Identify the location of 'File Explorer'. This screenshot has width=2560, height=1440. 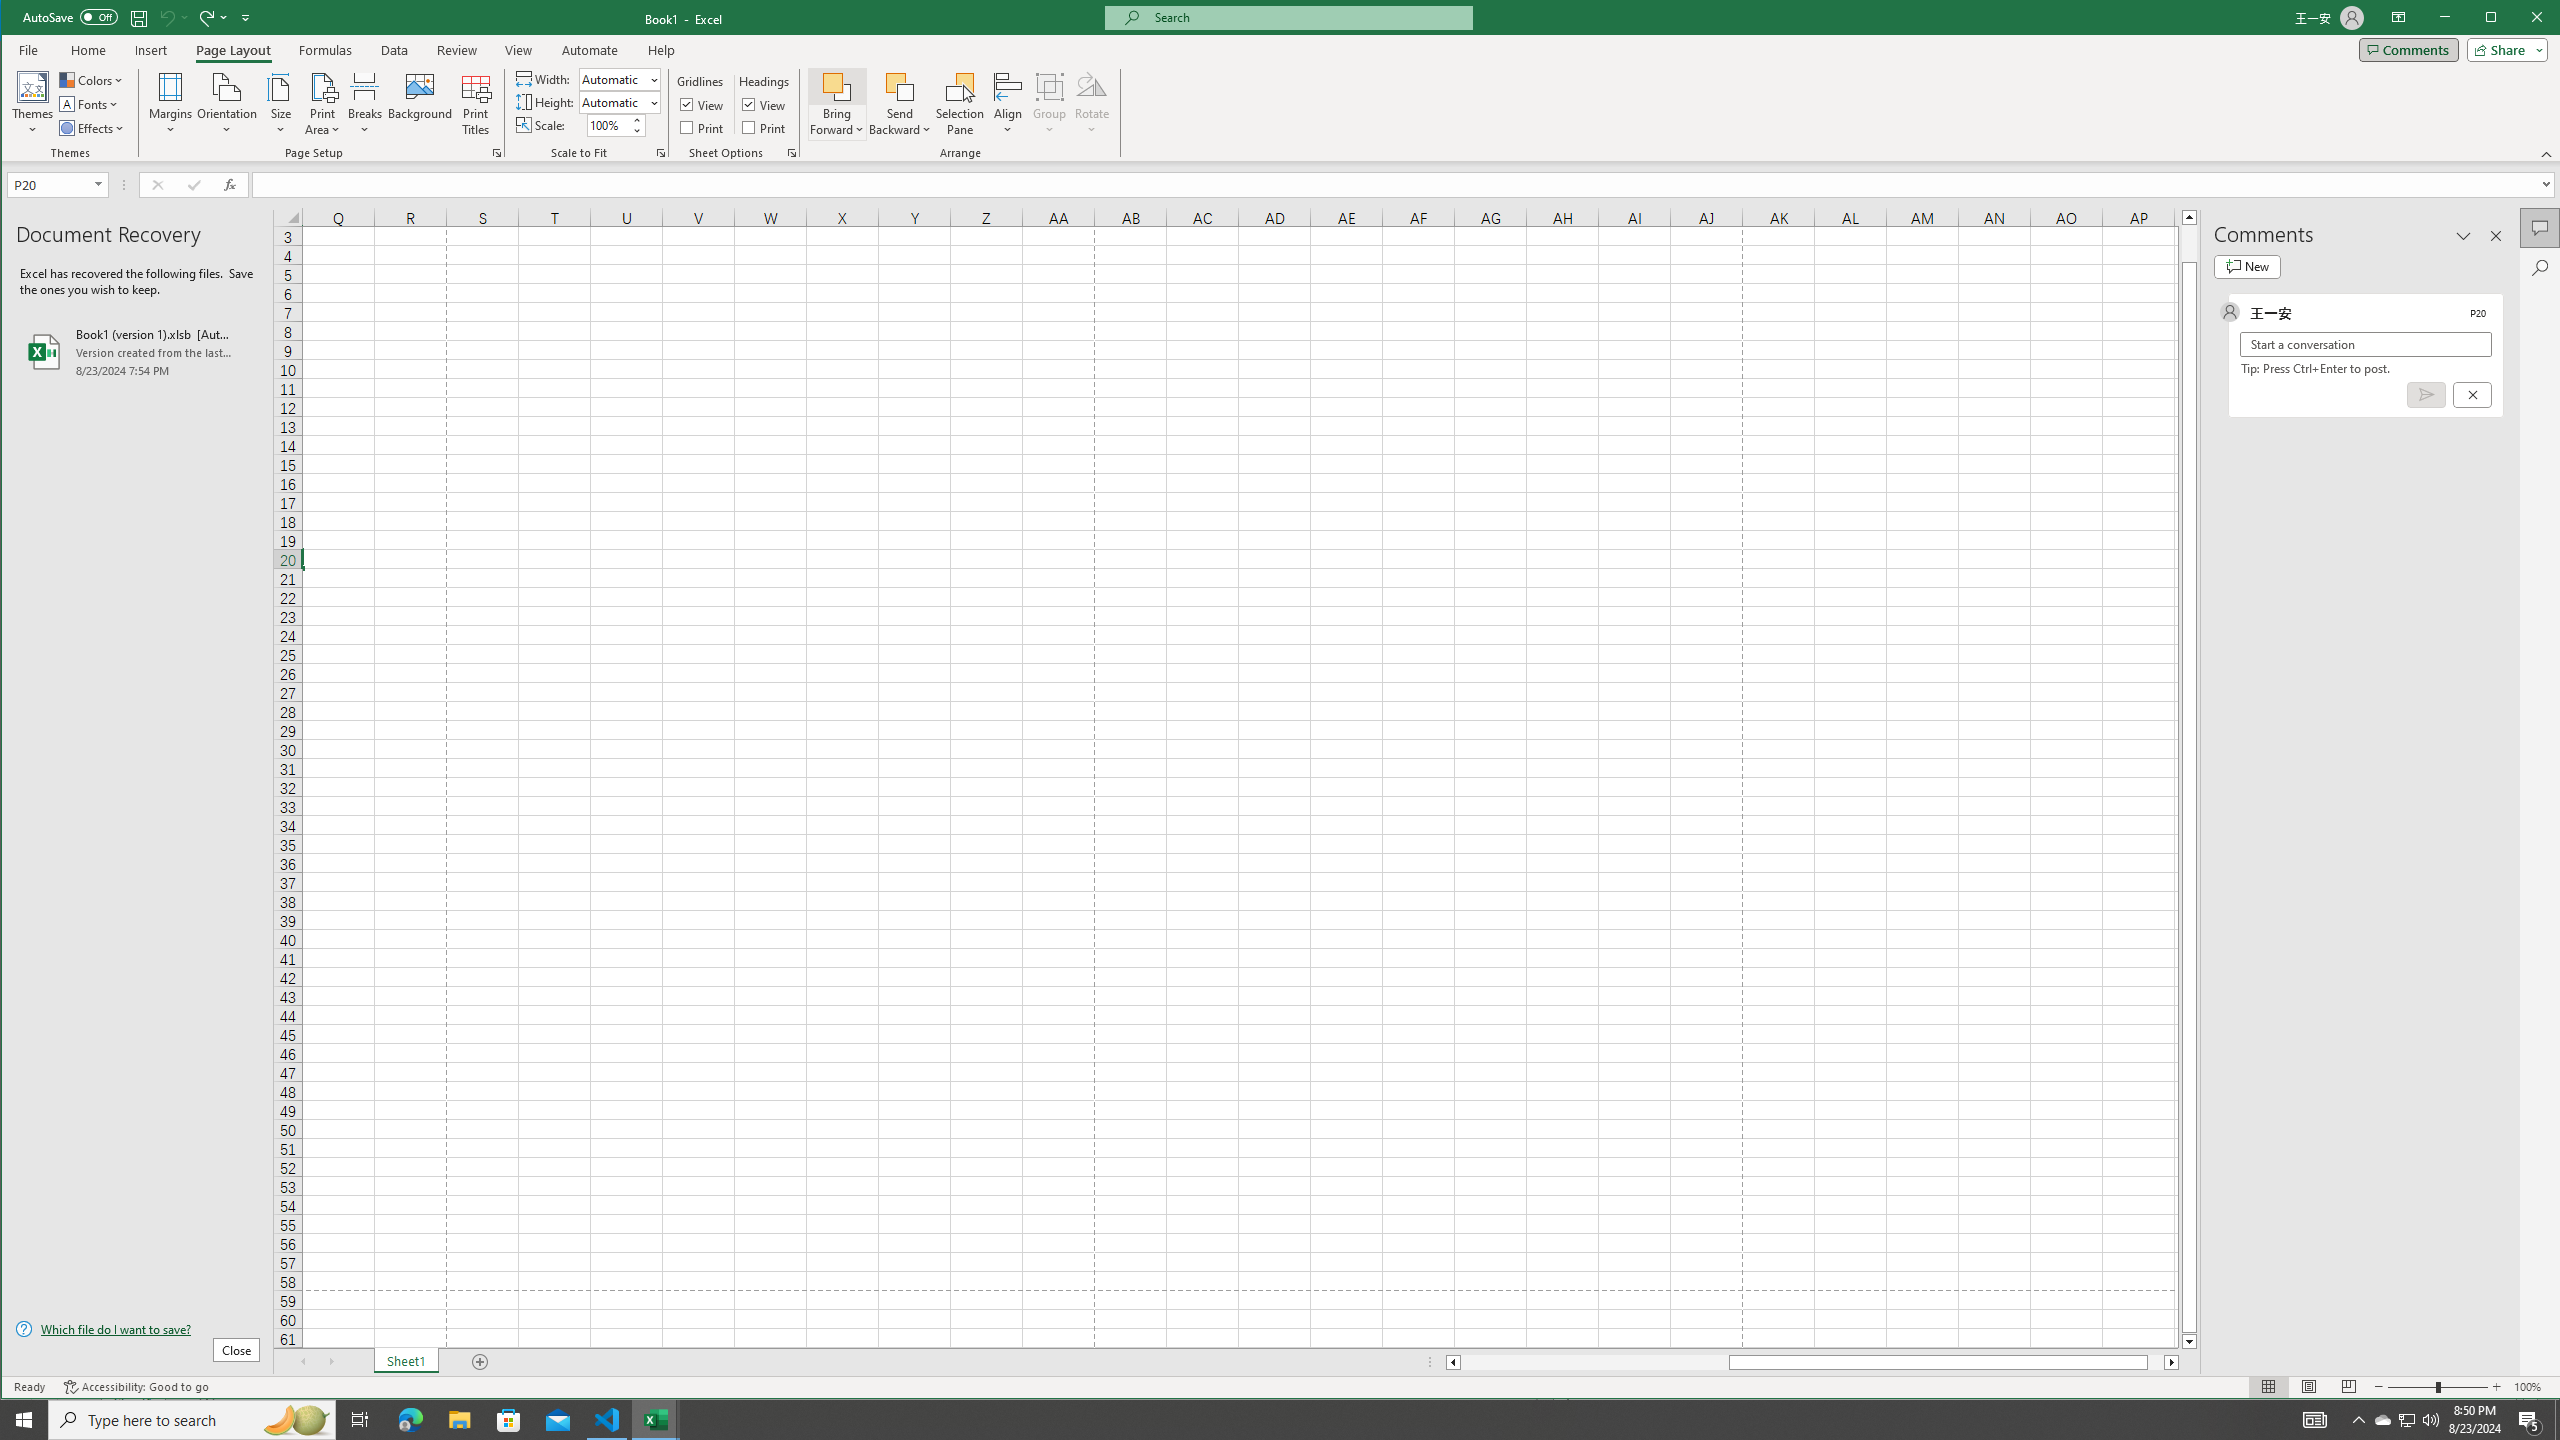
(458, 1418).